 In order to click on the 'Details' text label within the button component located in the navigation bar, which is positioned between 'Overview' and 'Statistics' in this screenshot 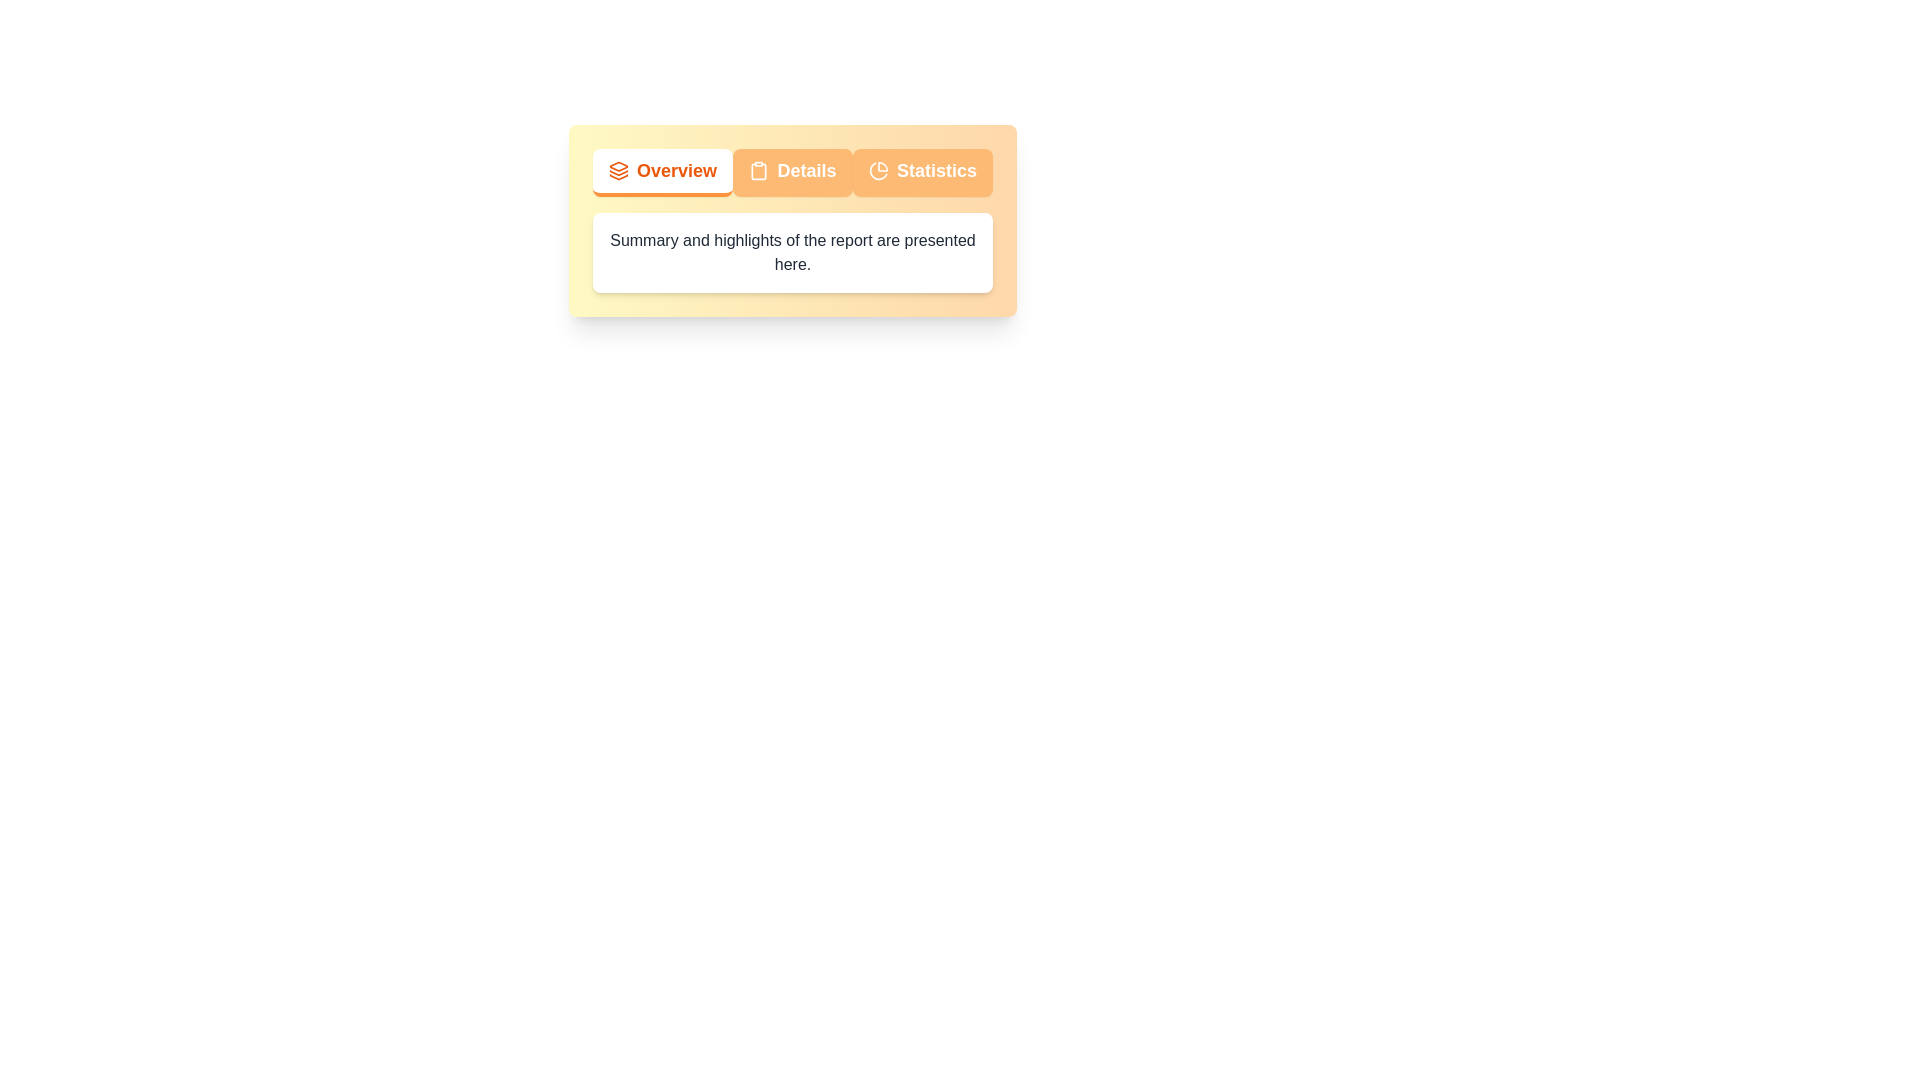, I will do `click(806, 169)`.